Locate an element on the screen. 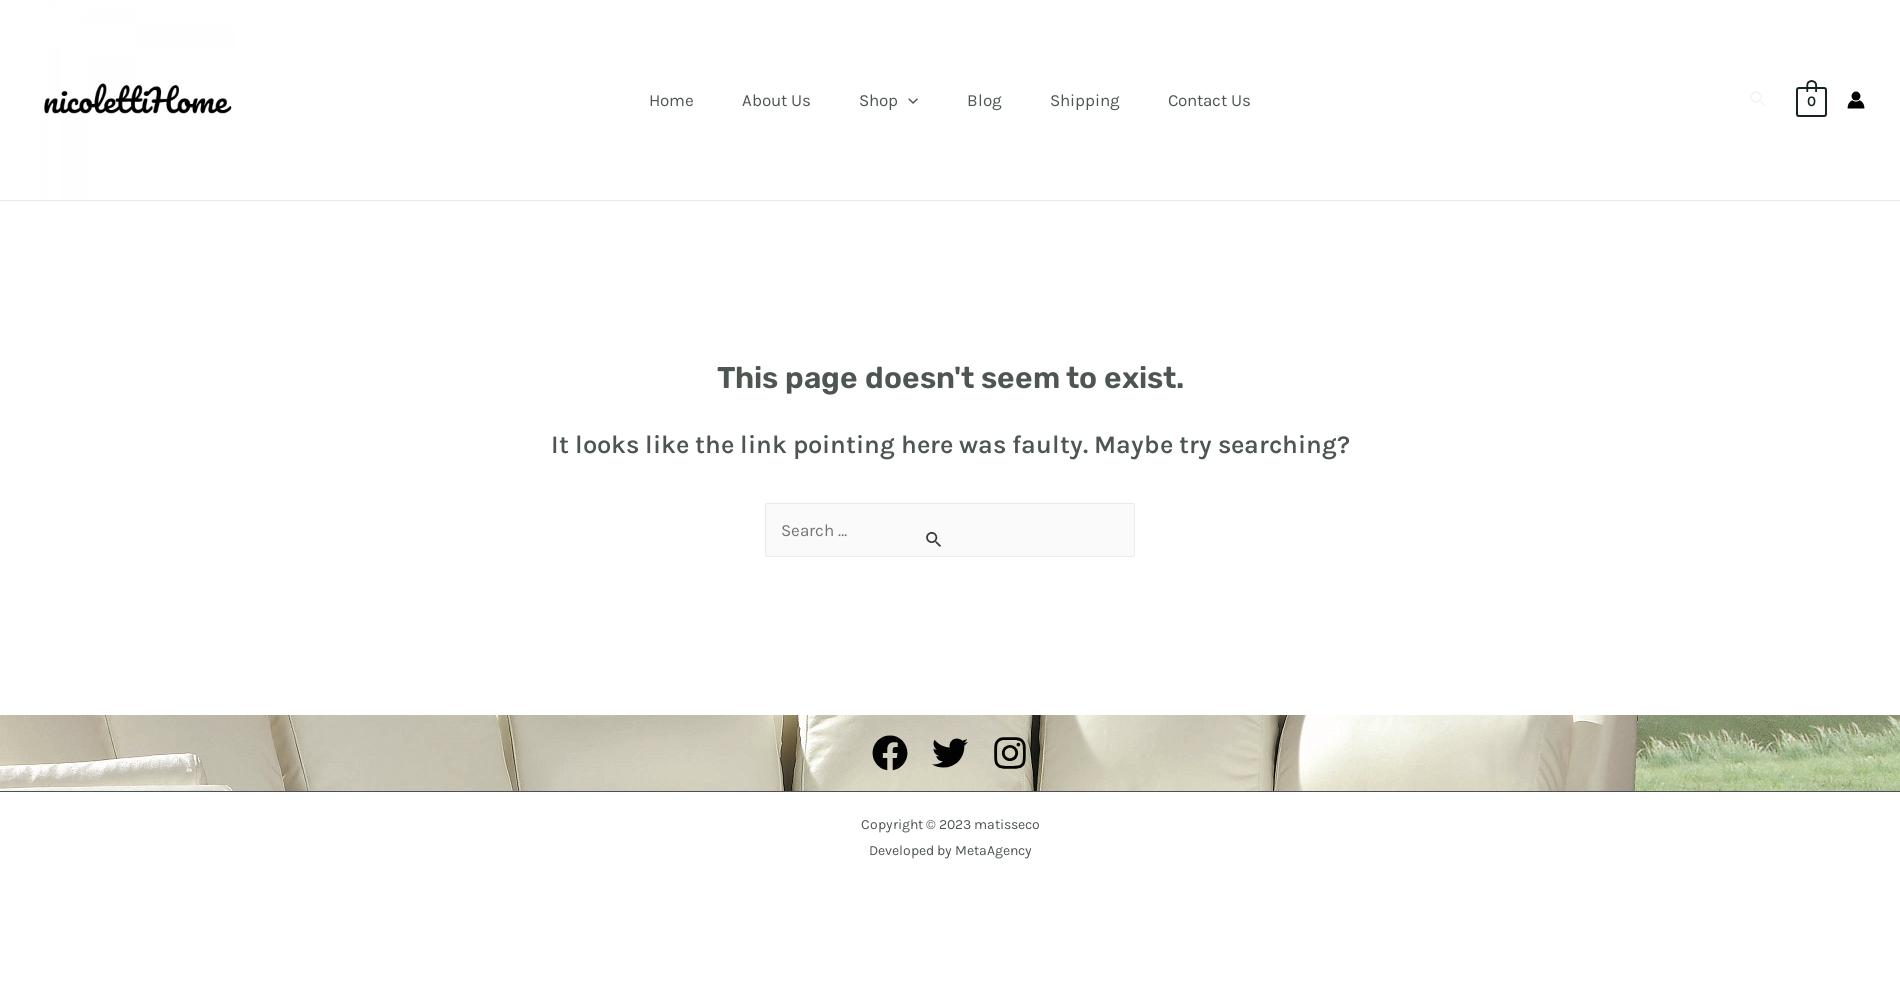 The width and height of the screenshot is (1900, 1000). 'It looks like the link pointing here was faulty. Maybe try searching?' is located at coordinates (948, 443).